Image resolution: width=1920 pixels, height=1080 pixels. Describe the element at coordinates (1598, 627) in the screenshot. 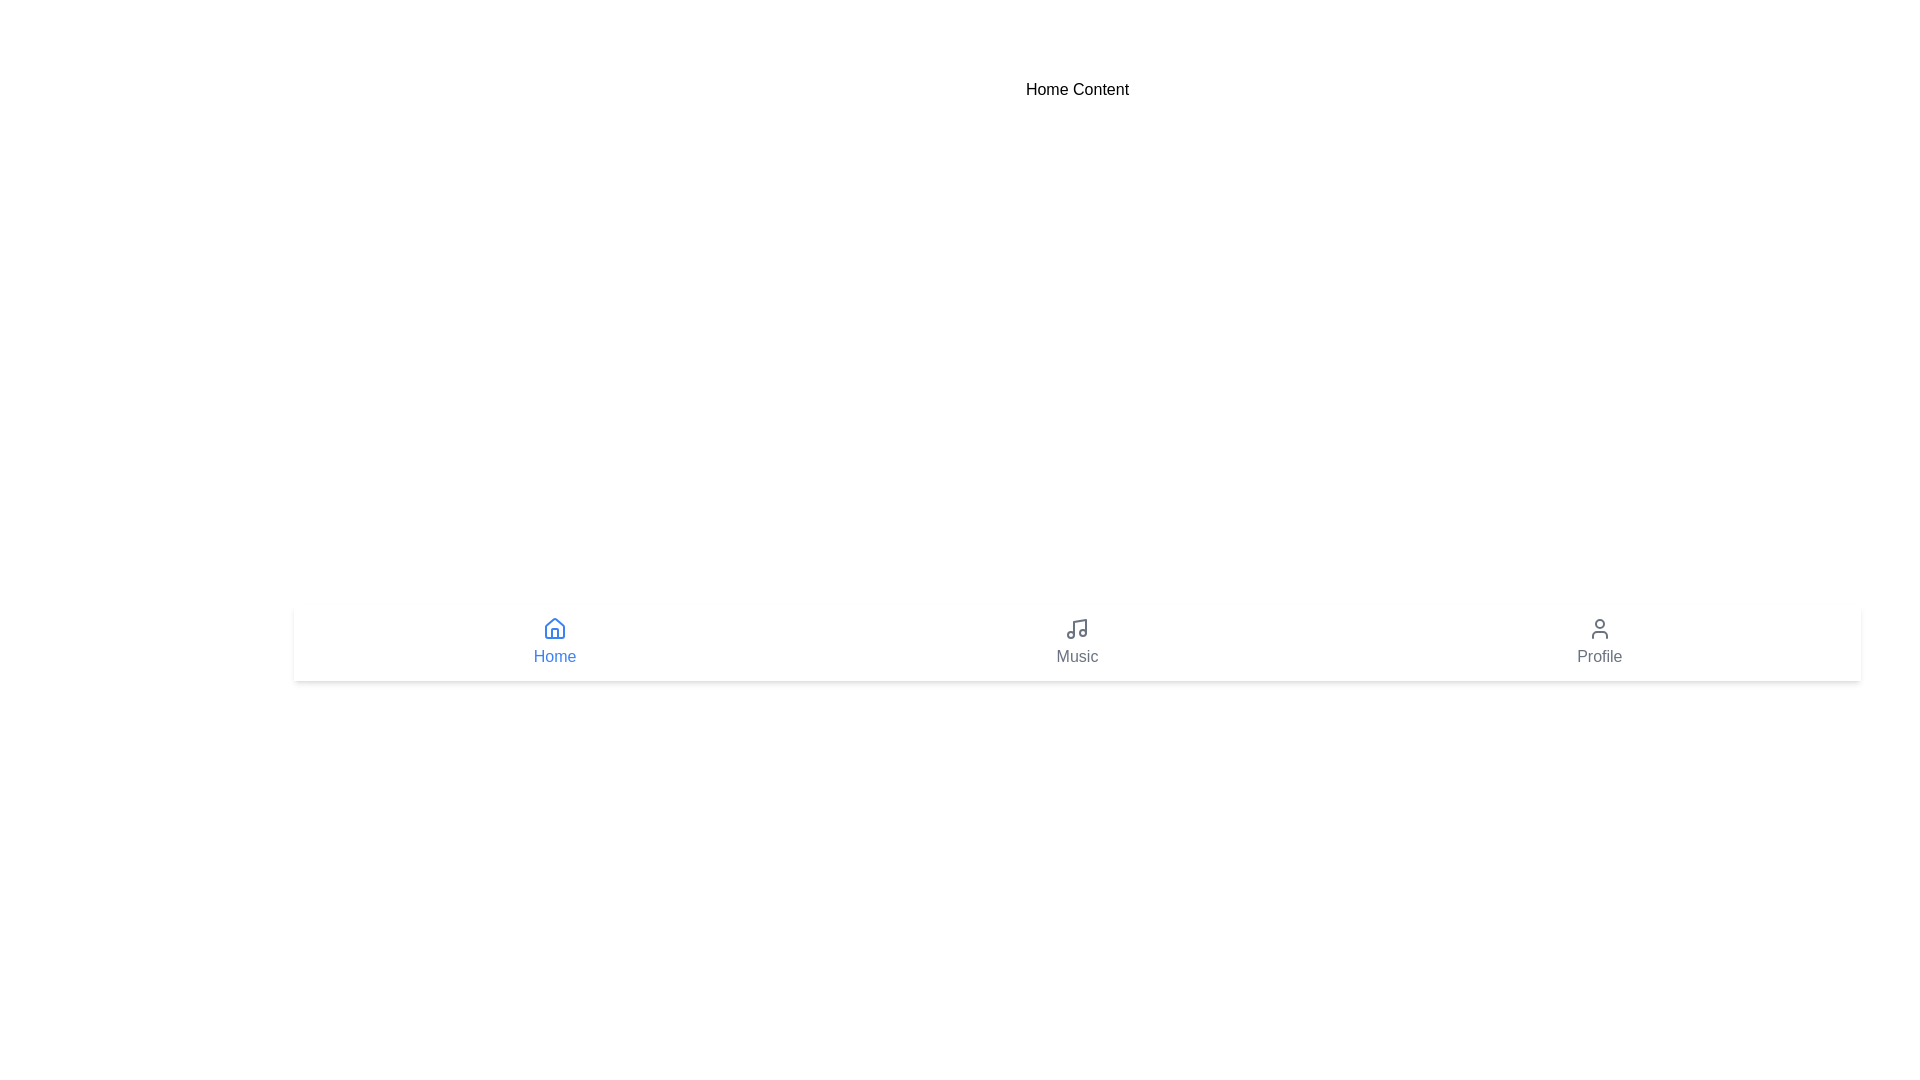

I see `the Profile icon located in the bottom navigation bar, which serves as a navigational aid to the user's profile section` at that location.